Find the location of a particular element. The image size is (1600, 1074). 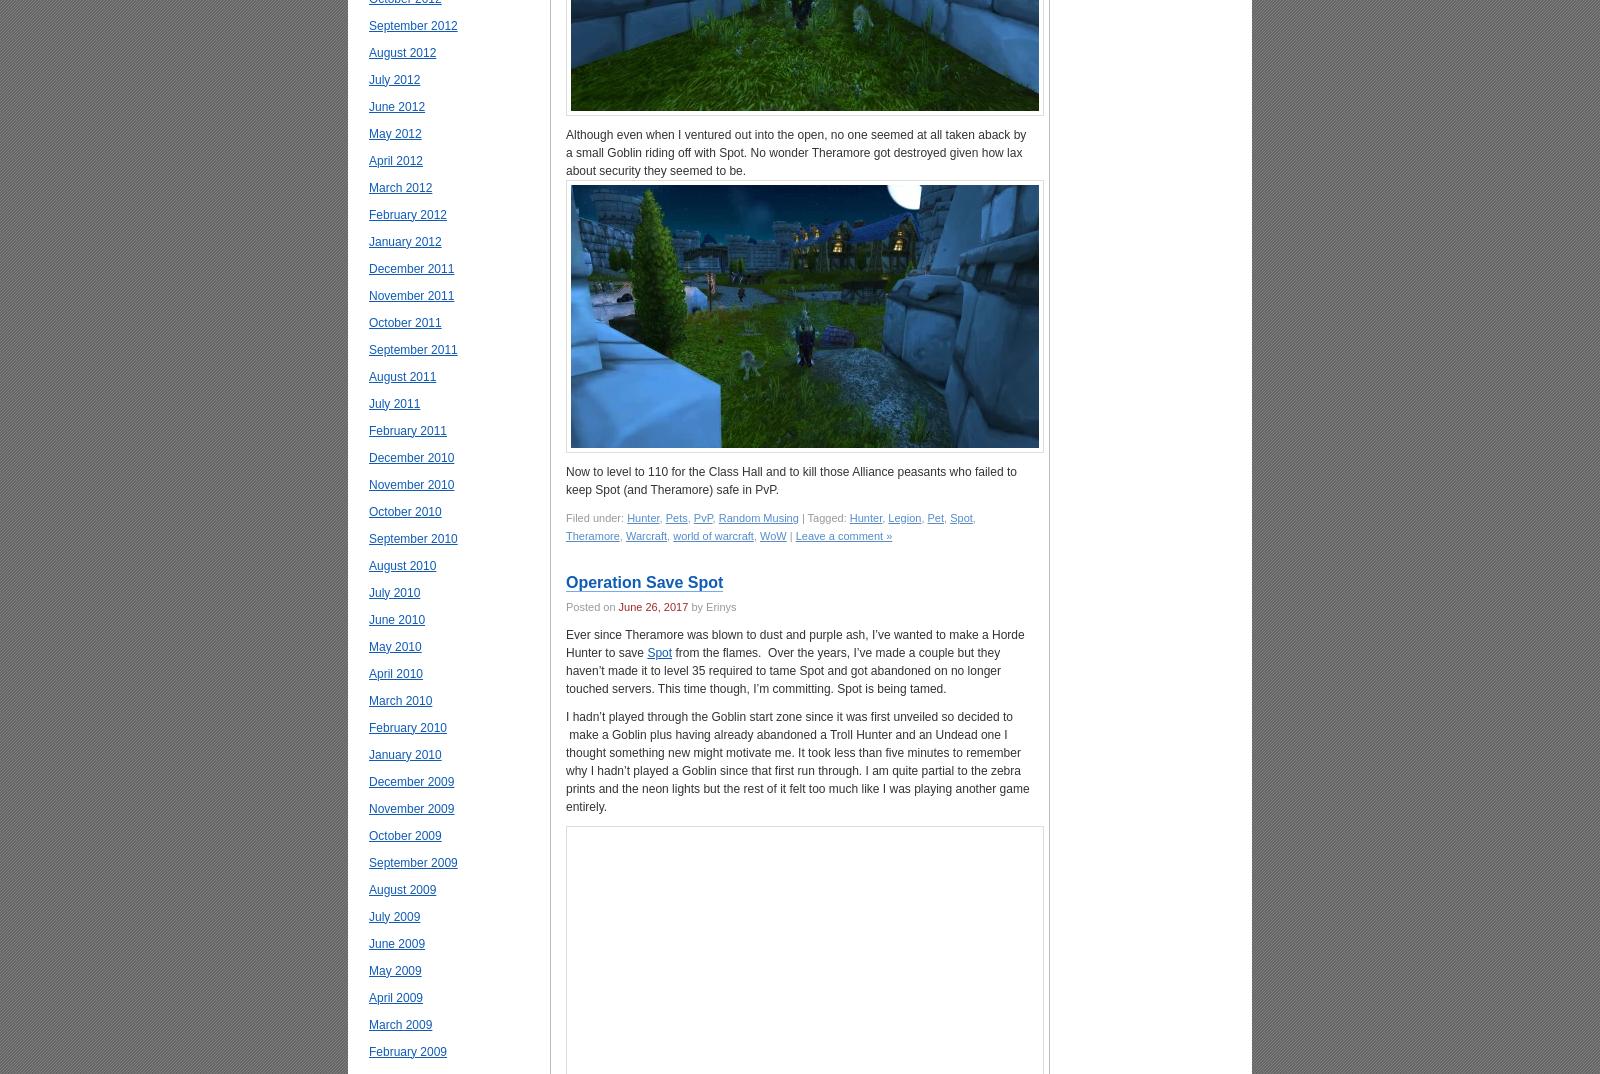

'September 2010' is located at coordinates (411, 537).